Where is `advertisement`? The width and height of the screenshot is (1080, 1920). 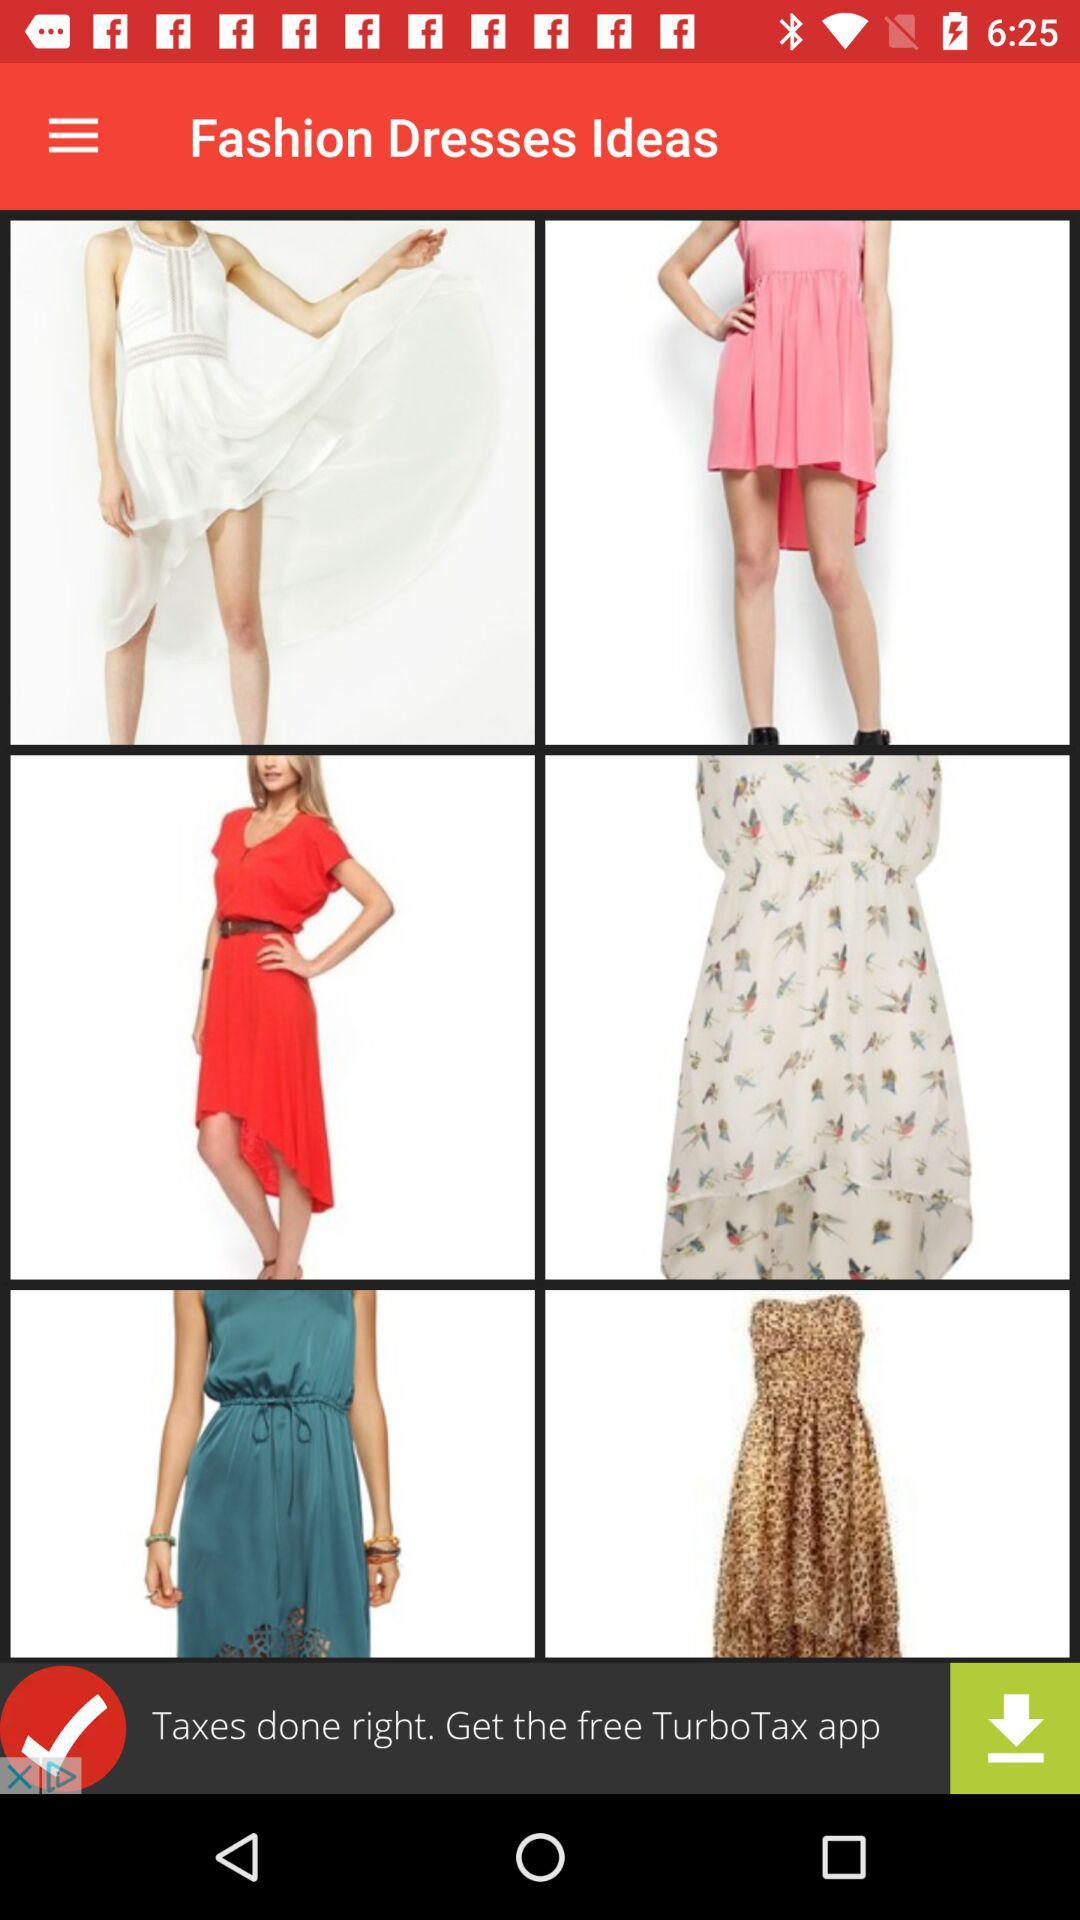
advertisement is located at coordinates (540, 1727).